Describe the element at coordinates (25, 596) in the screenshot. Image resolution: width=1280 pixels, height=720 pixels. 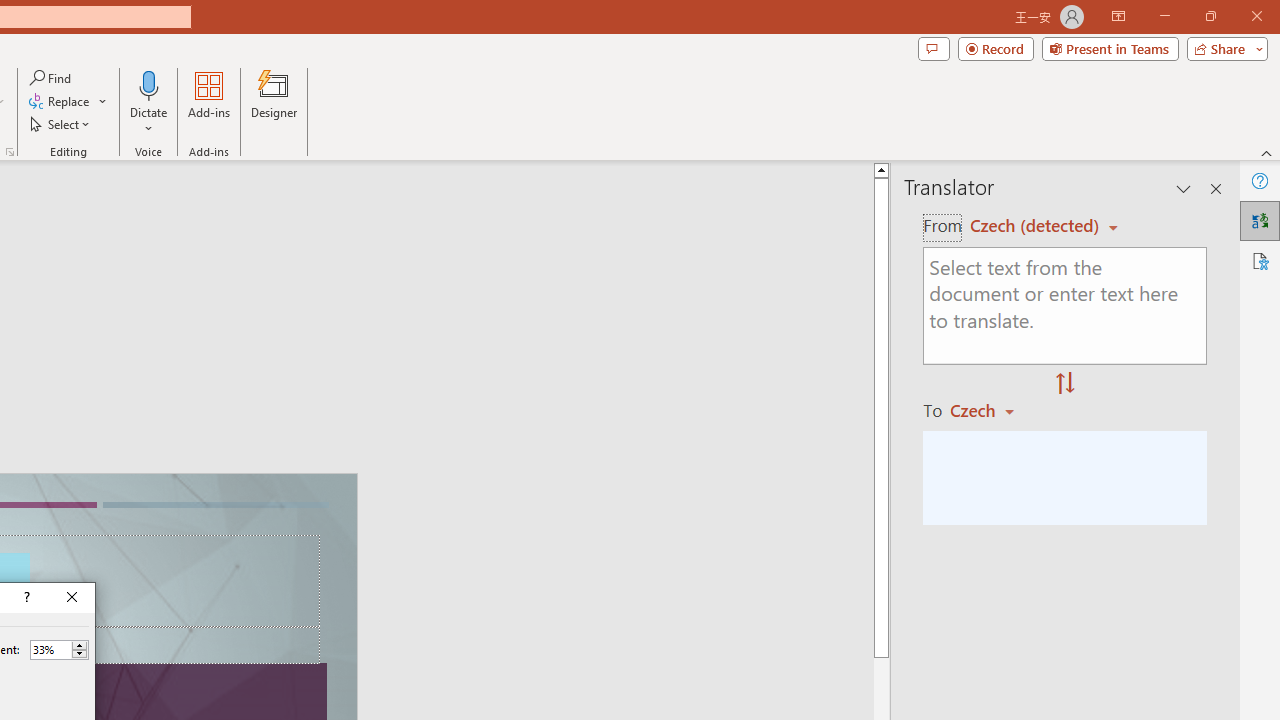
I see `'Context help'` at that location.